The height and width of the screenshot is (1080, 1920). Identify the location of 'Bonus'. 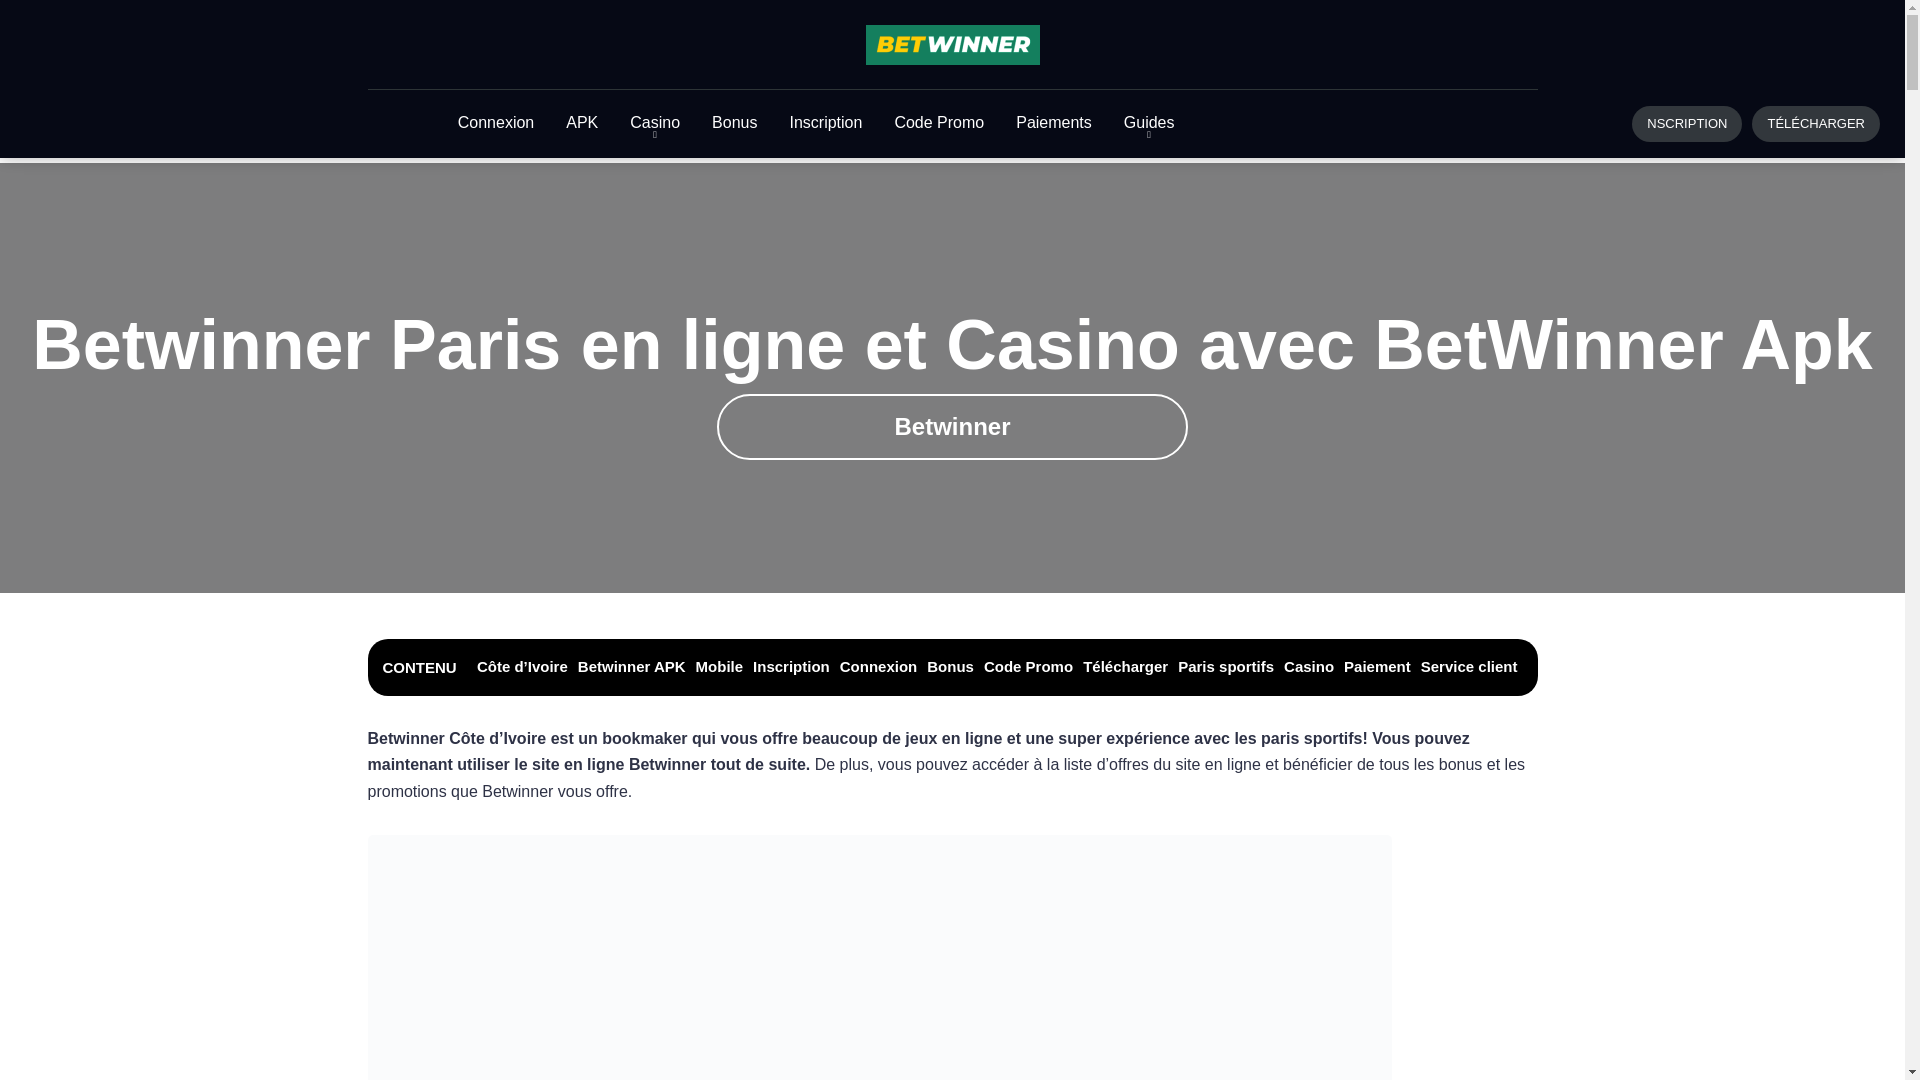
(949, 666).